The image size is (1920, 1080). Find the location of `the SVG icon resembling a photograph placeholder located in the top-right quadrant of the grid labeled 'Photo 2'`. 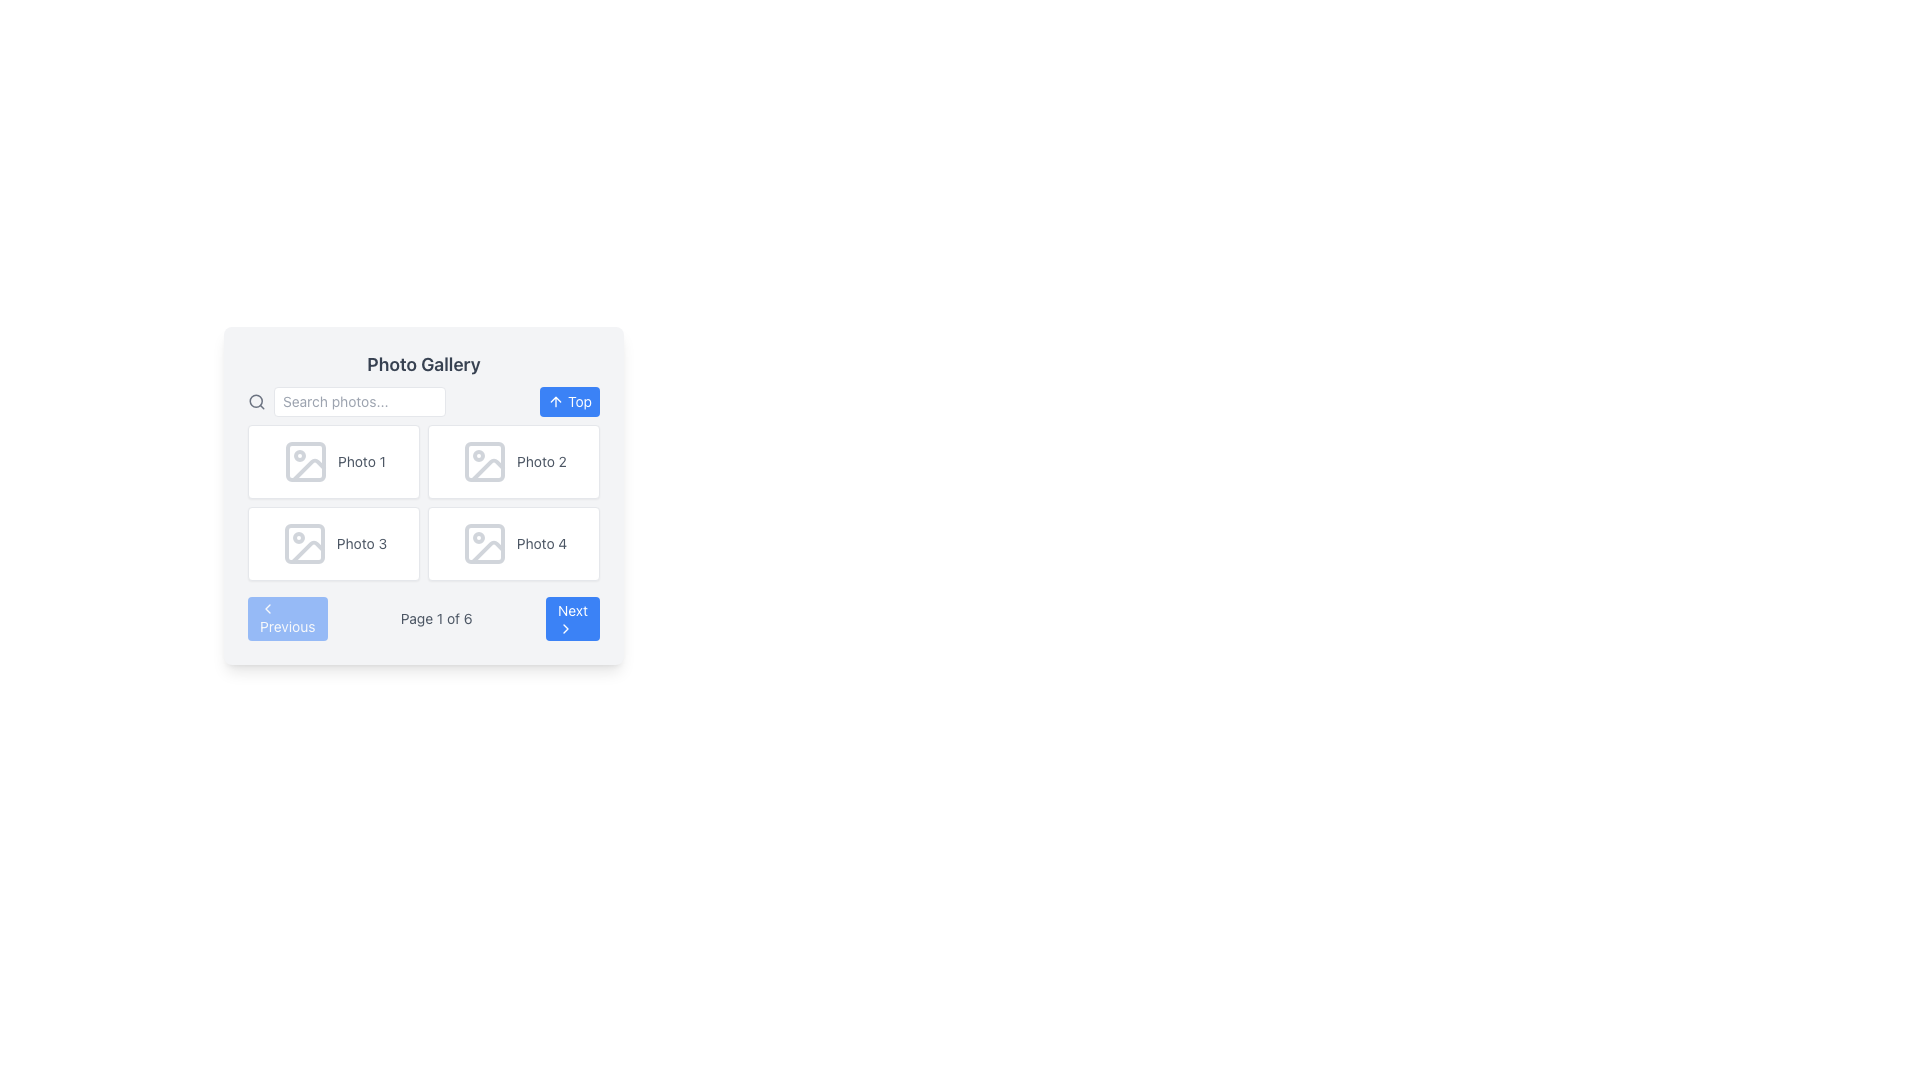

the SVG icon resembling a photograph placeholder located in the top-right quadrant of the grid labeled 'Photo 2' is located at coordinates (484, 462).